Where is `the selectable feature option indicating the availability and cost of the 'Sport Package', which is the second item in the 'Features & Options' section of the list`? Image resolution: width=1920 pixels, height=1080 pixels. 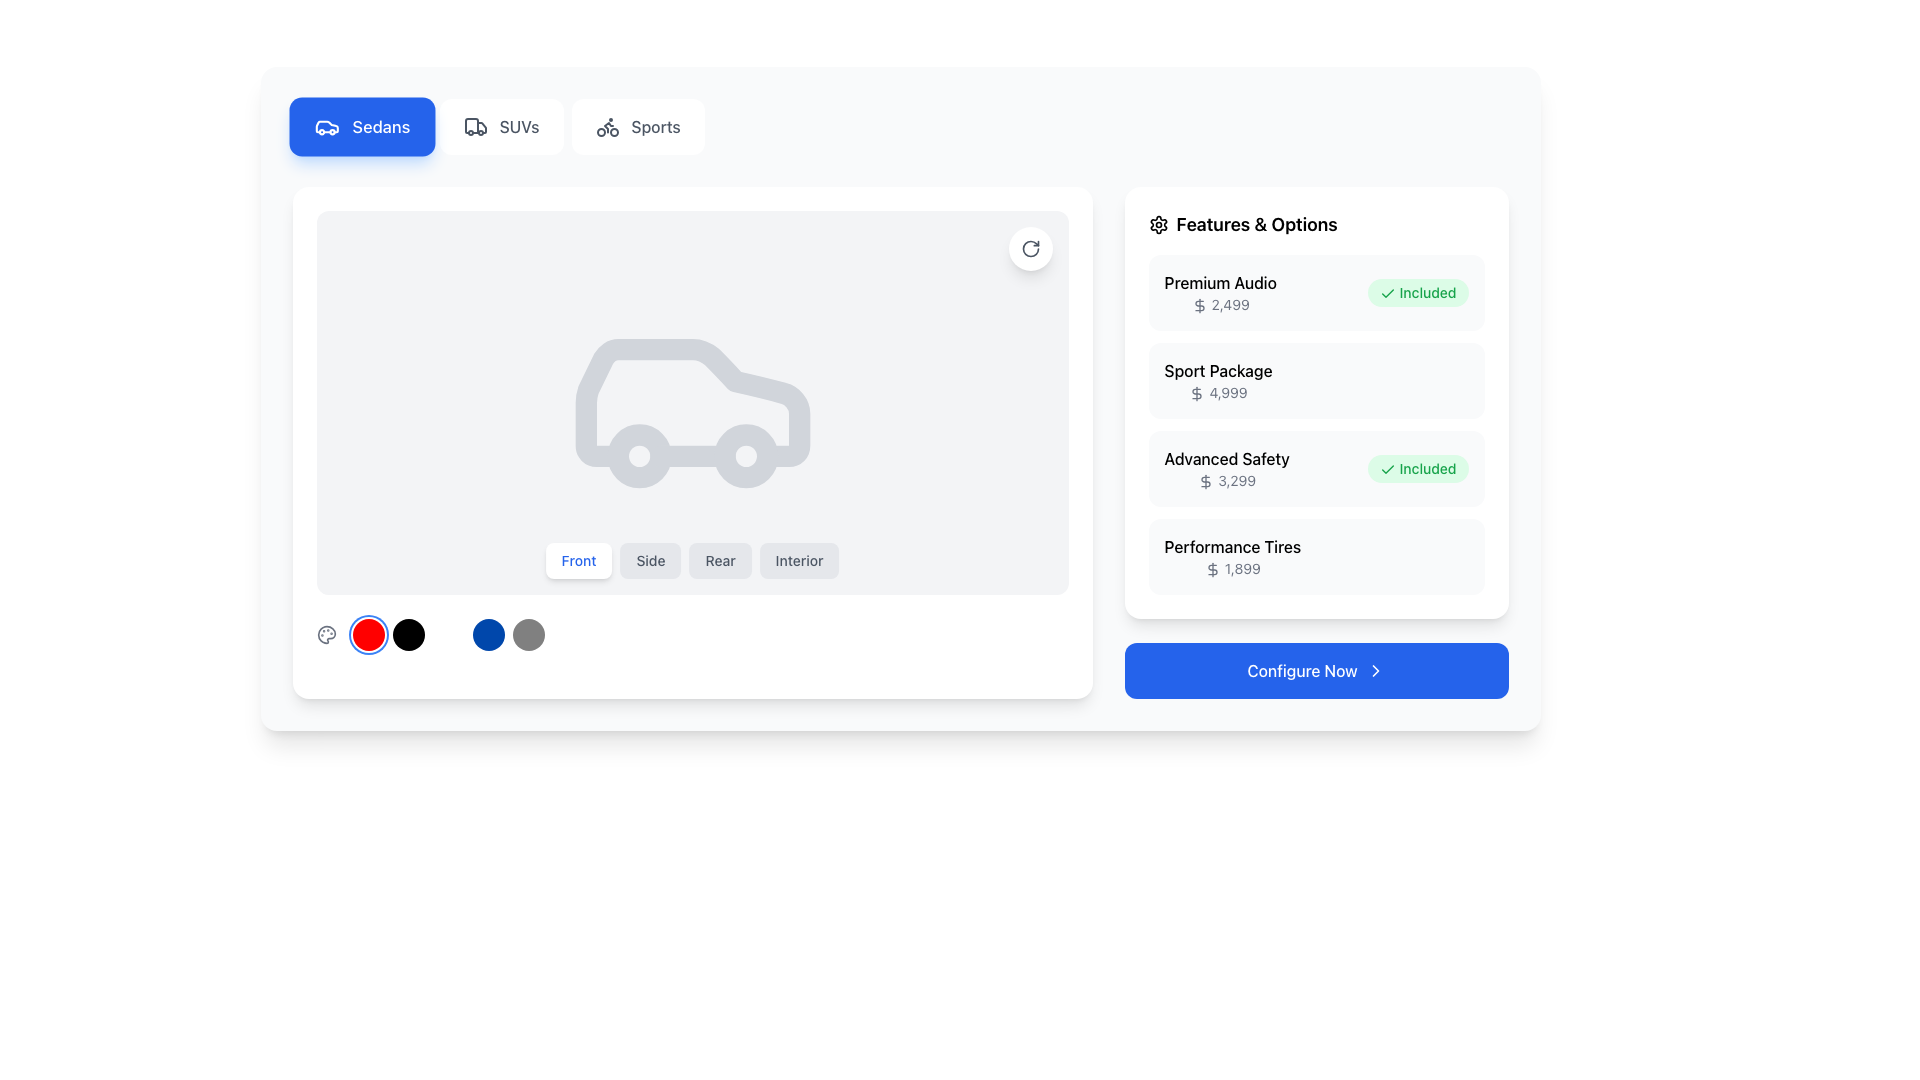
the selectable feature option indicating the availability and cost of the 'Sport Package', which is the second item in the 'Features & Options' section of the list is located at coordinates (1316, 381).